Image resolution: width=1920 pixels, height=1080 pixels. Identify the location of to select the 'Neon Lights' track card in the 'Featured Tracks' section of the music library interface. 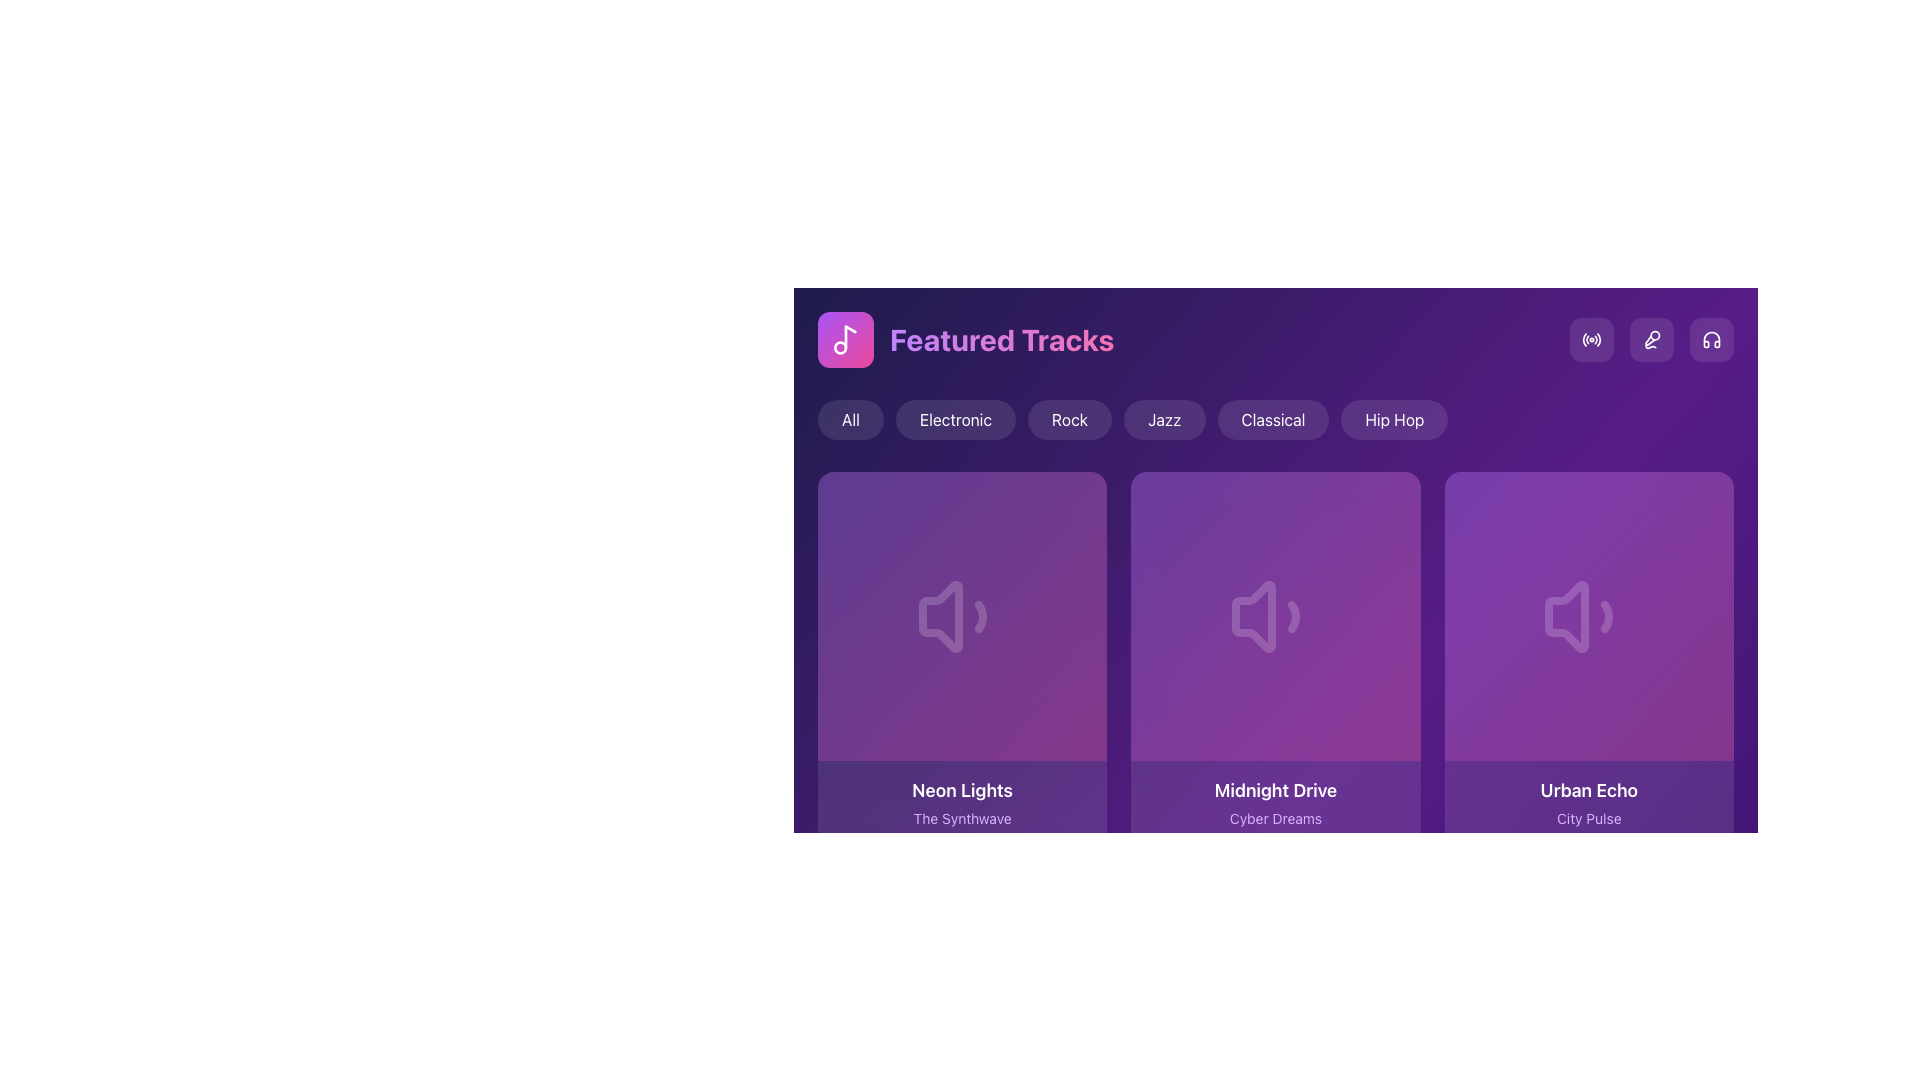
(962, 675).